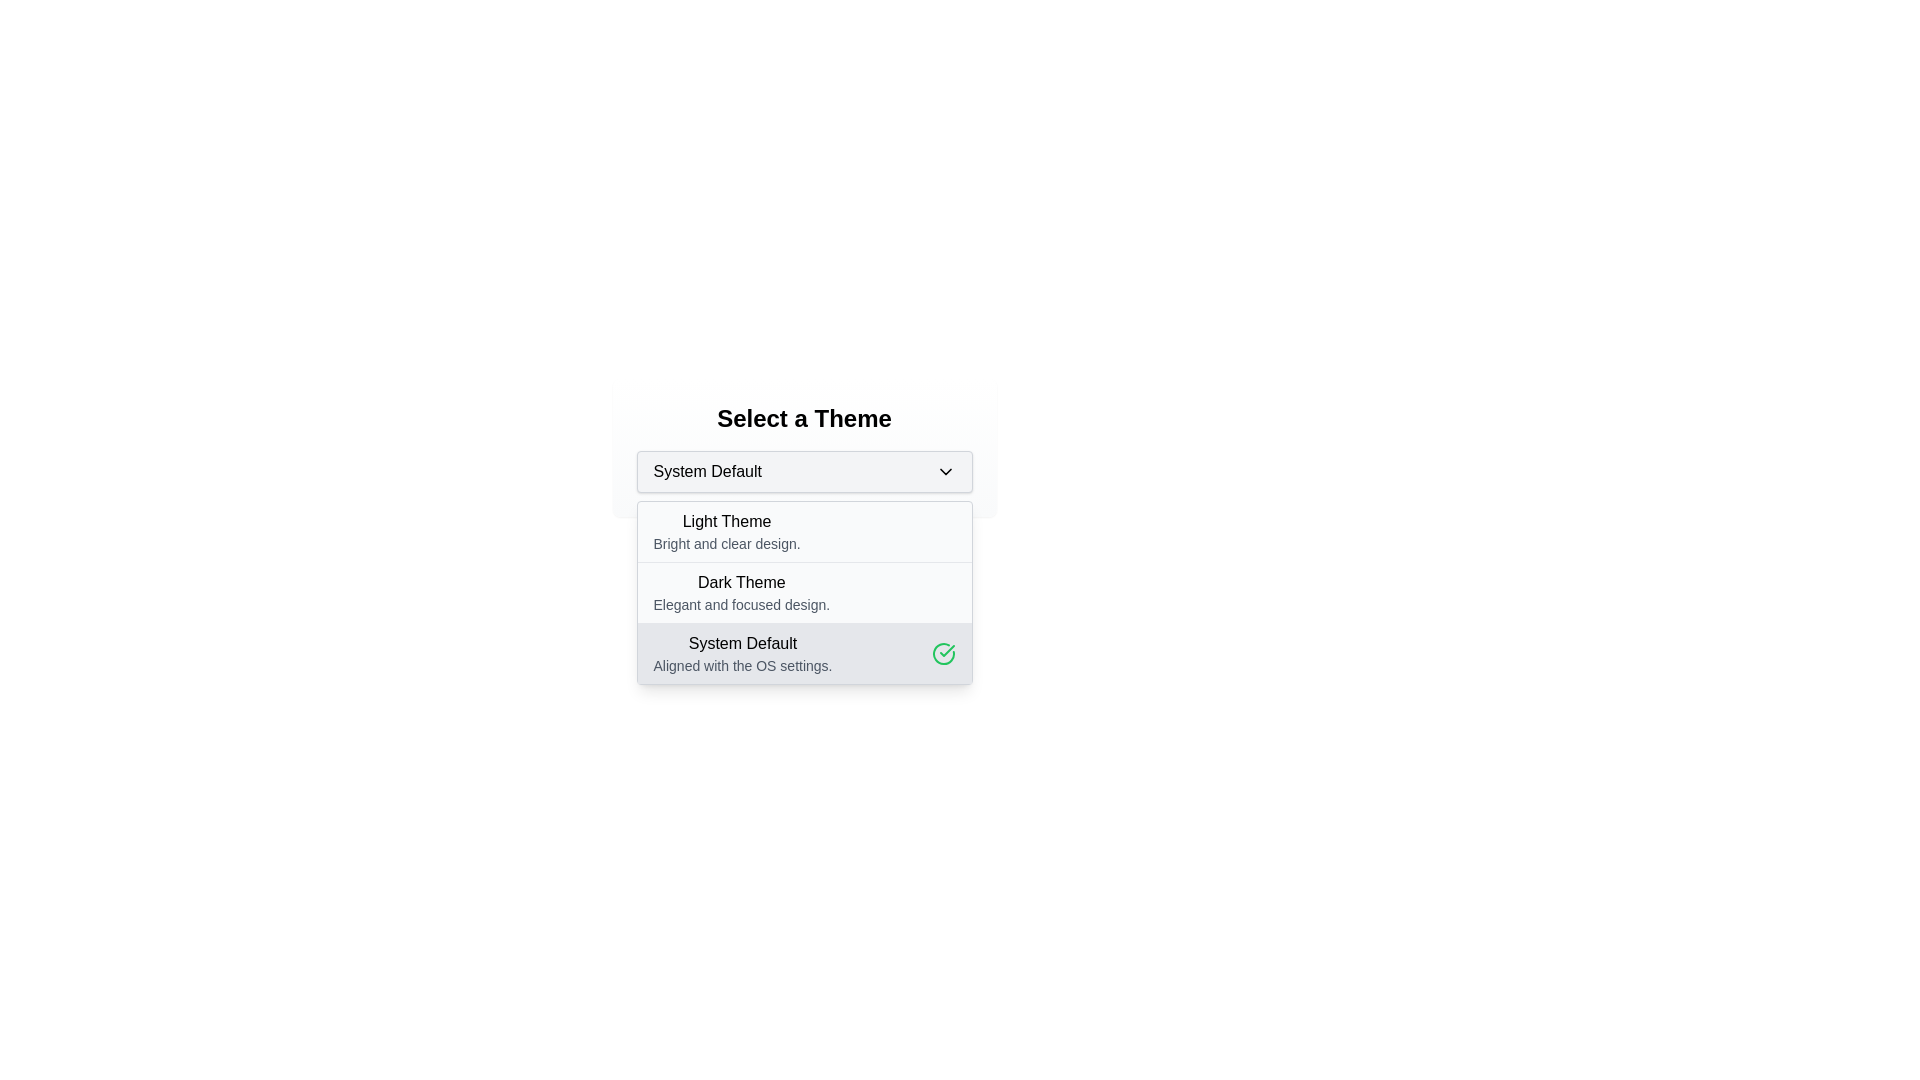 This screenshot has height=1080, width=1920. I want to click on the icon on the right side of the 'System Default' text, so click(944, 471).